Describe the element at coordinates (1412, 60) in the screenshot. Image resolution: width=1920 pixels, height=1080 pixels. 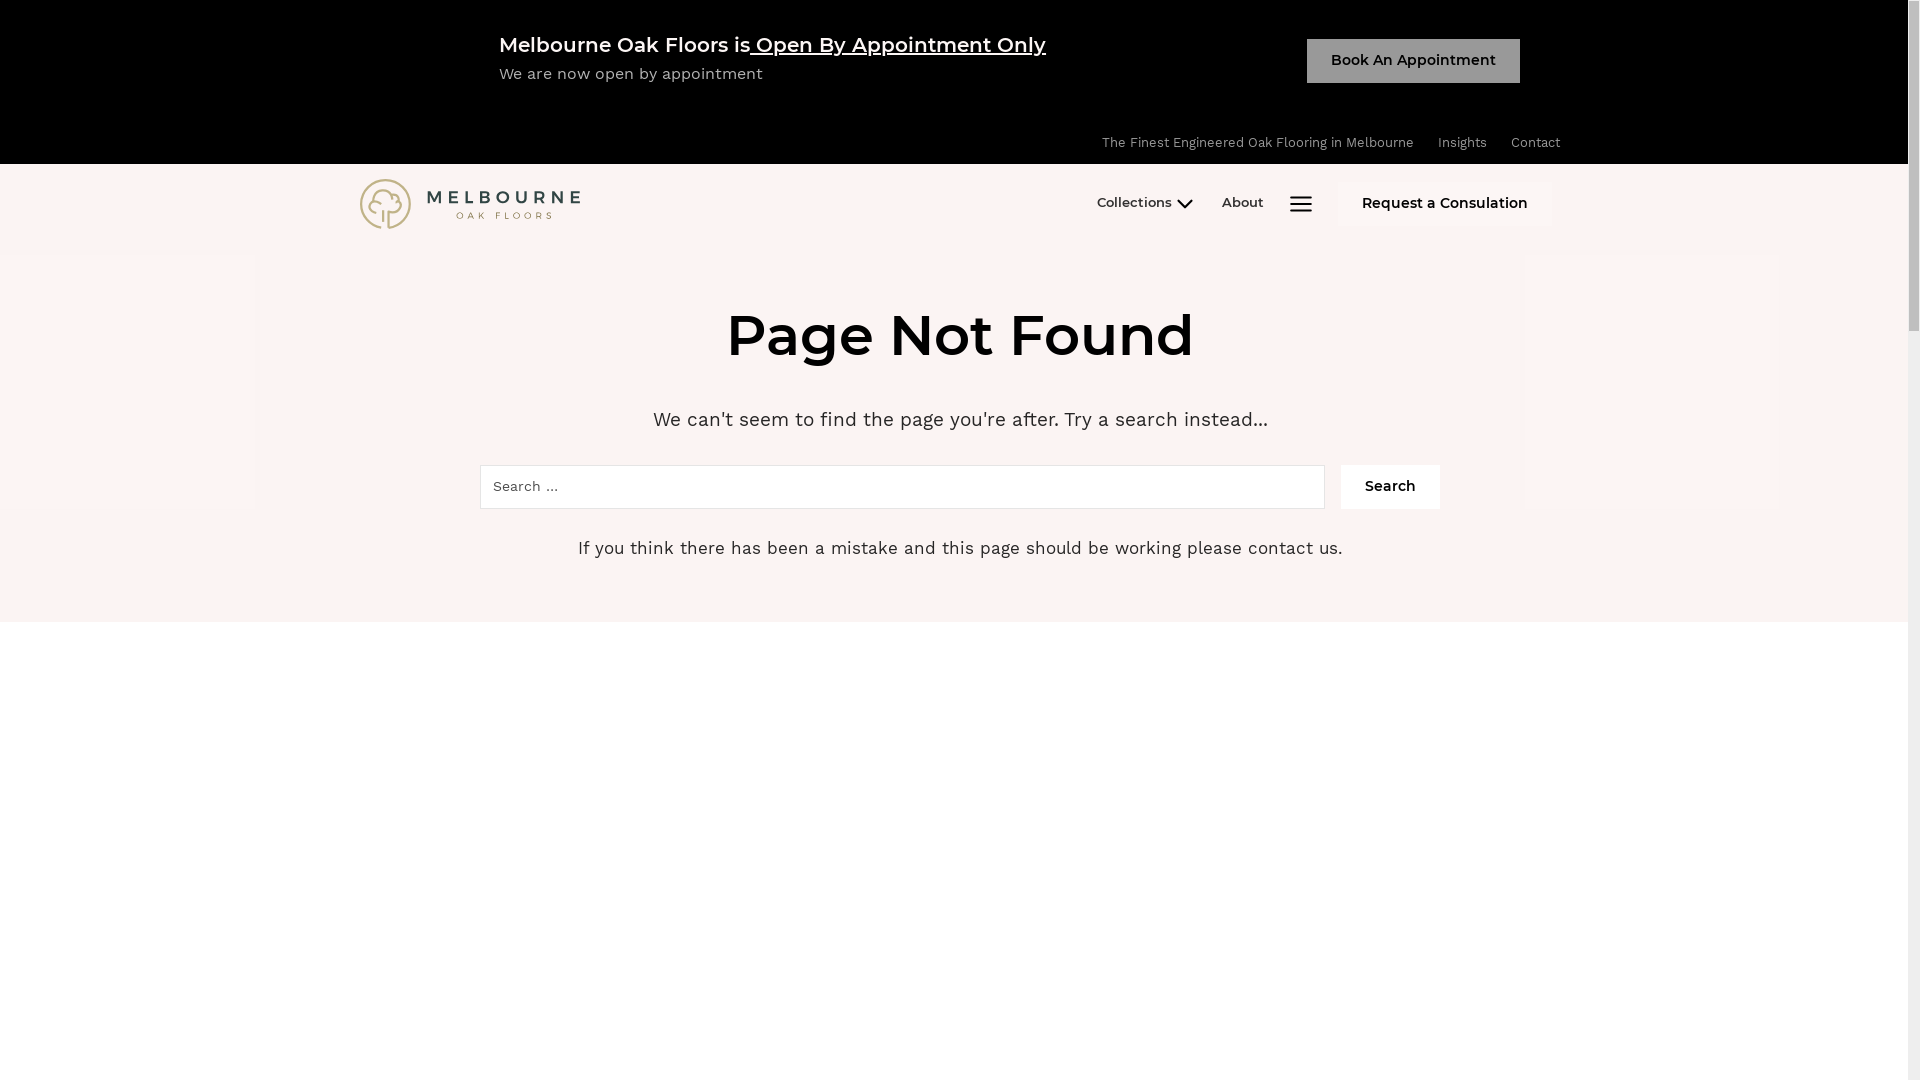
I see `'Book An Appointment'` at that location.